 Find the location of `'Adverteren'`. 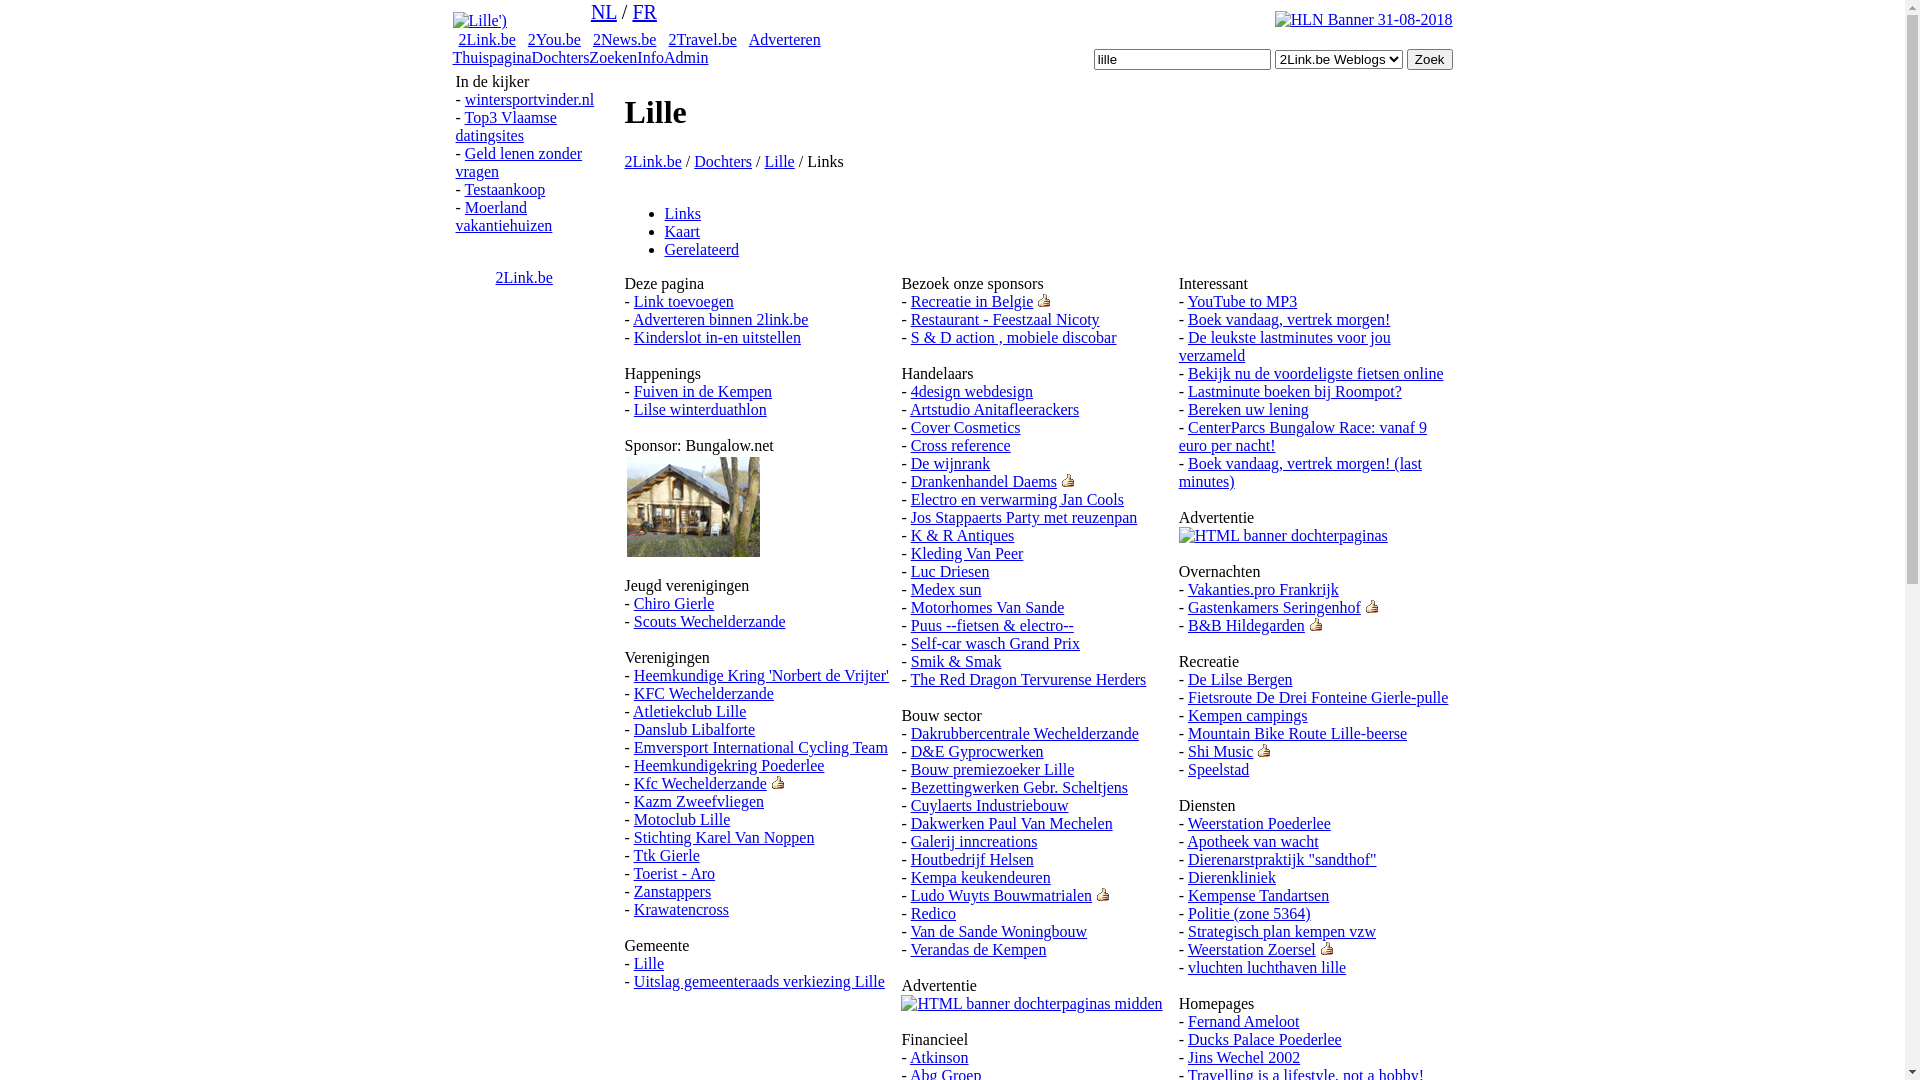

'Adverteren' is located at coordinates (747, 39).